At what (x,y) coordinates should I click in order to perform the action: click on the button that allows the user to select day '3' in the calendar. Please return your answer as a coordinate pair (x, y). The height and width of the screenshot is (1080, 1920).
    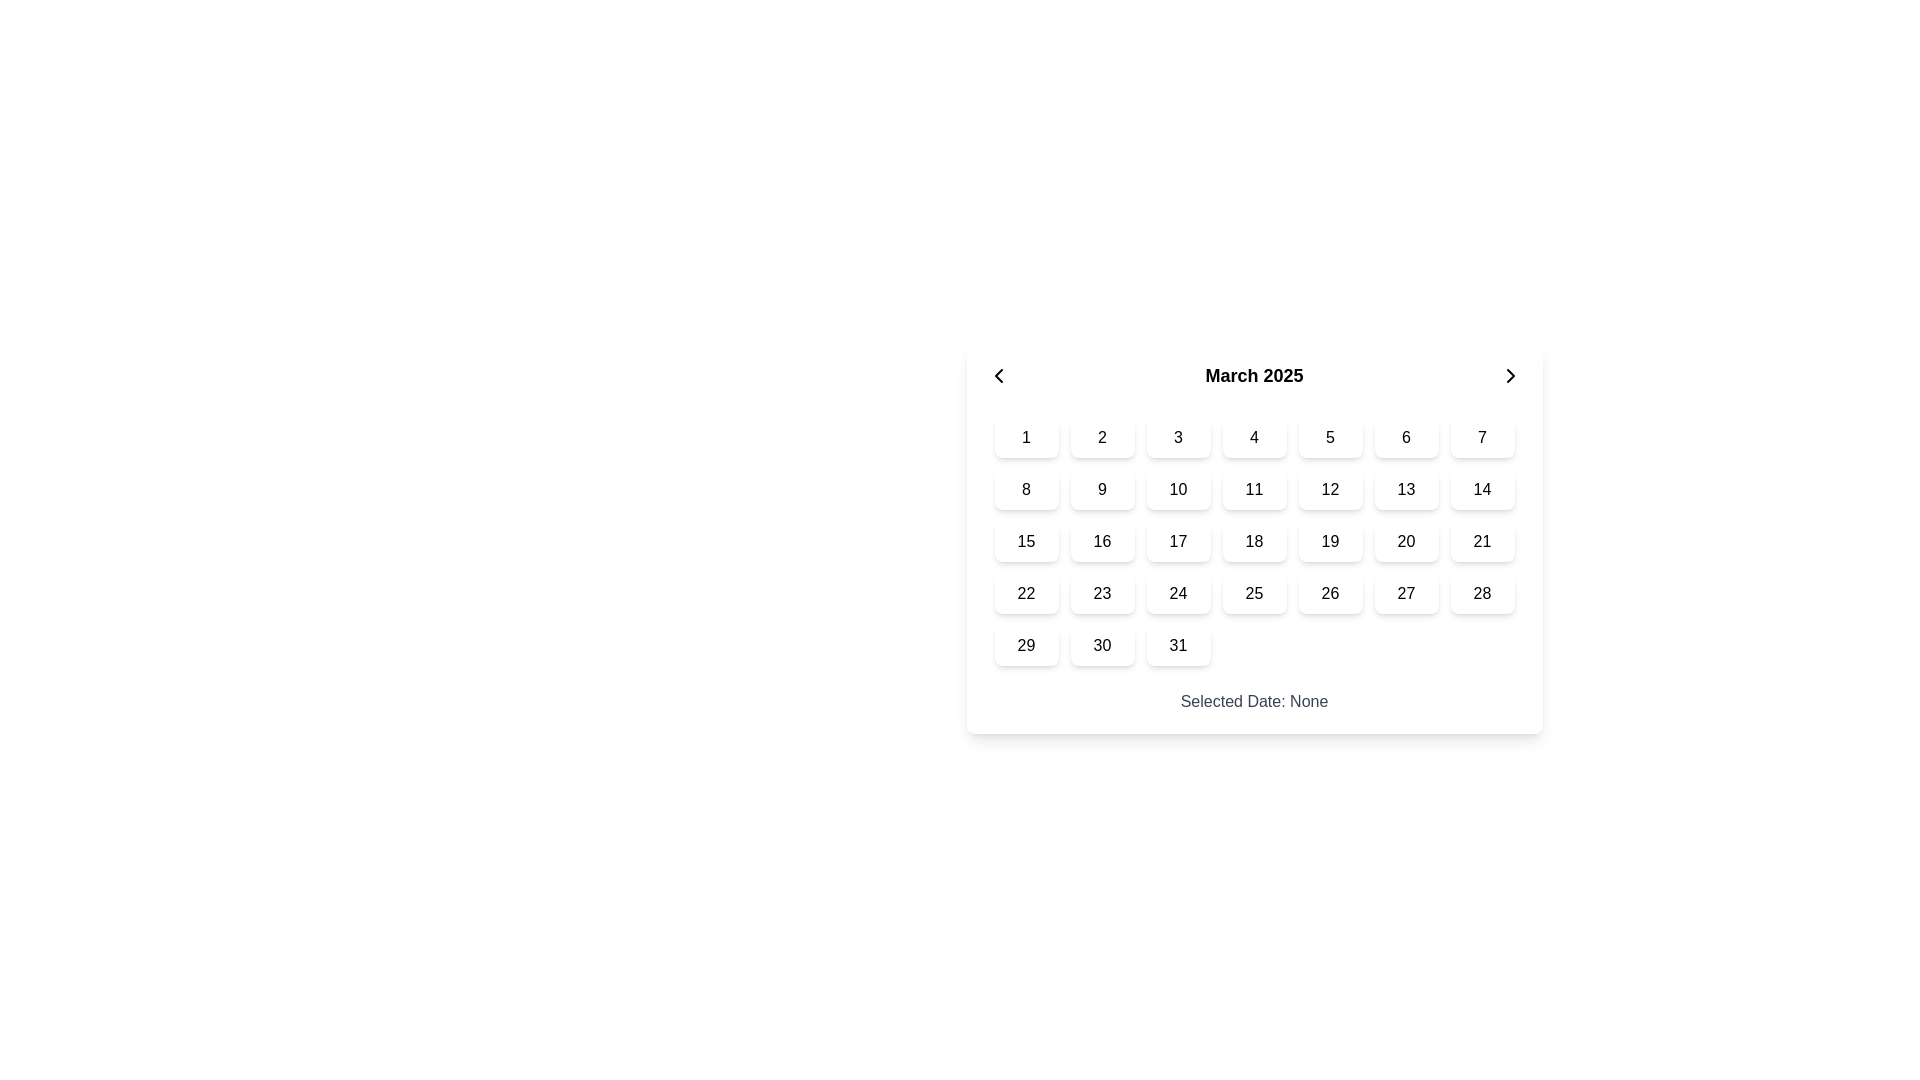
    Looking at the image, I should click on (1178, 437).